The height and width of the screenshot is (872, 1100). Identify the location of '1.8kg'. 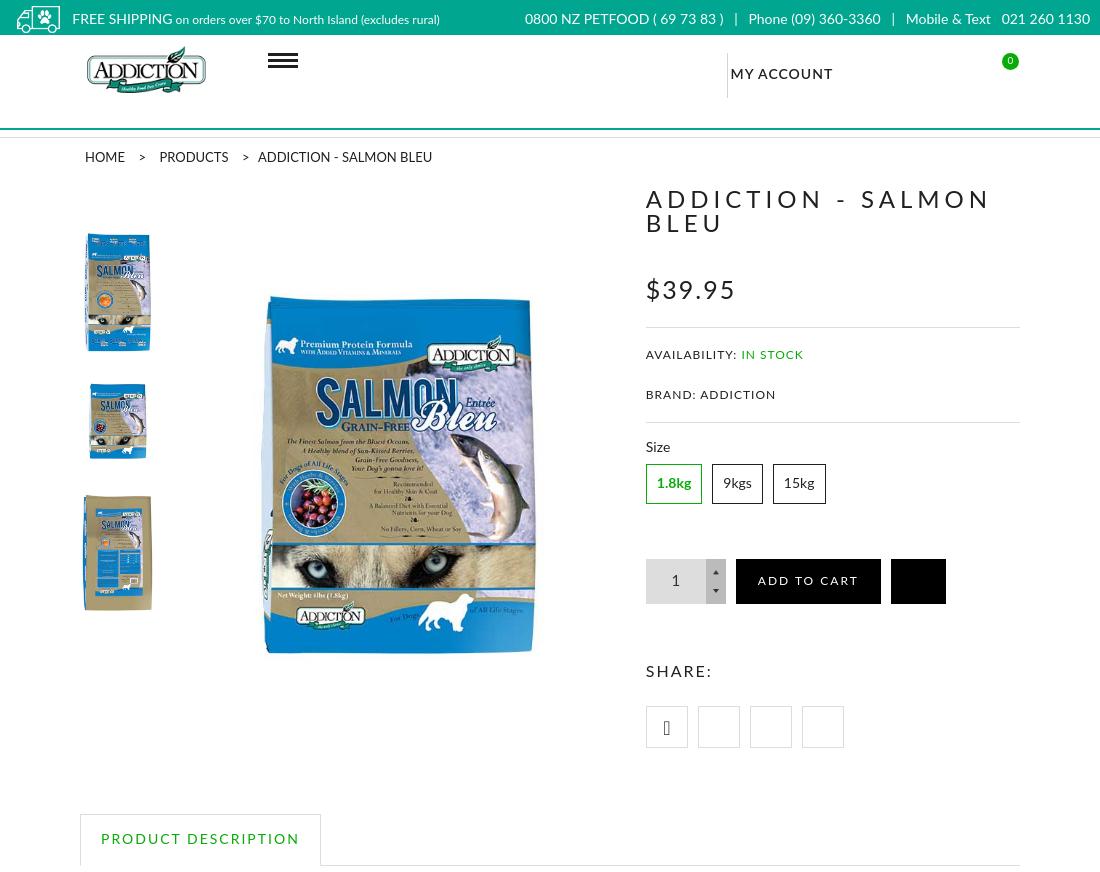
(673, 482).